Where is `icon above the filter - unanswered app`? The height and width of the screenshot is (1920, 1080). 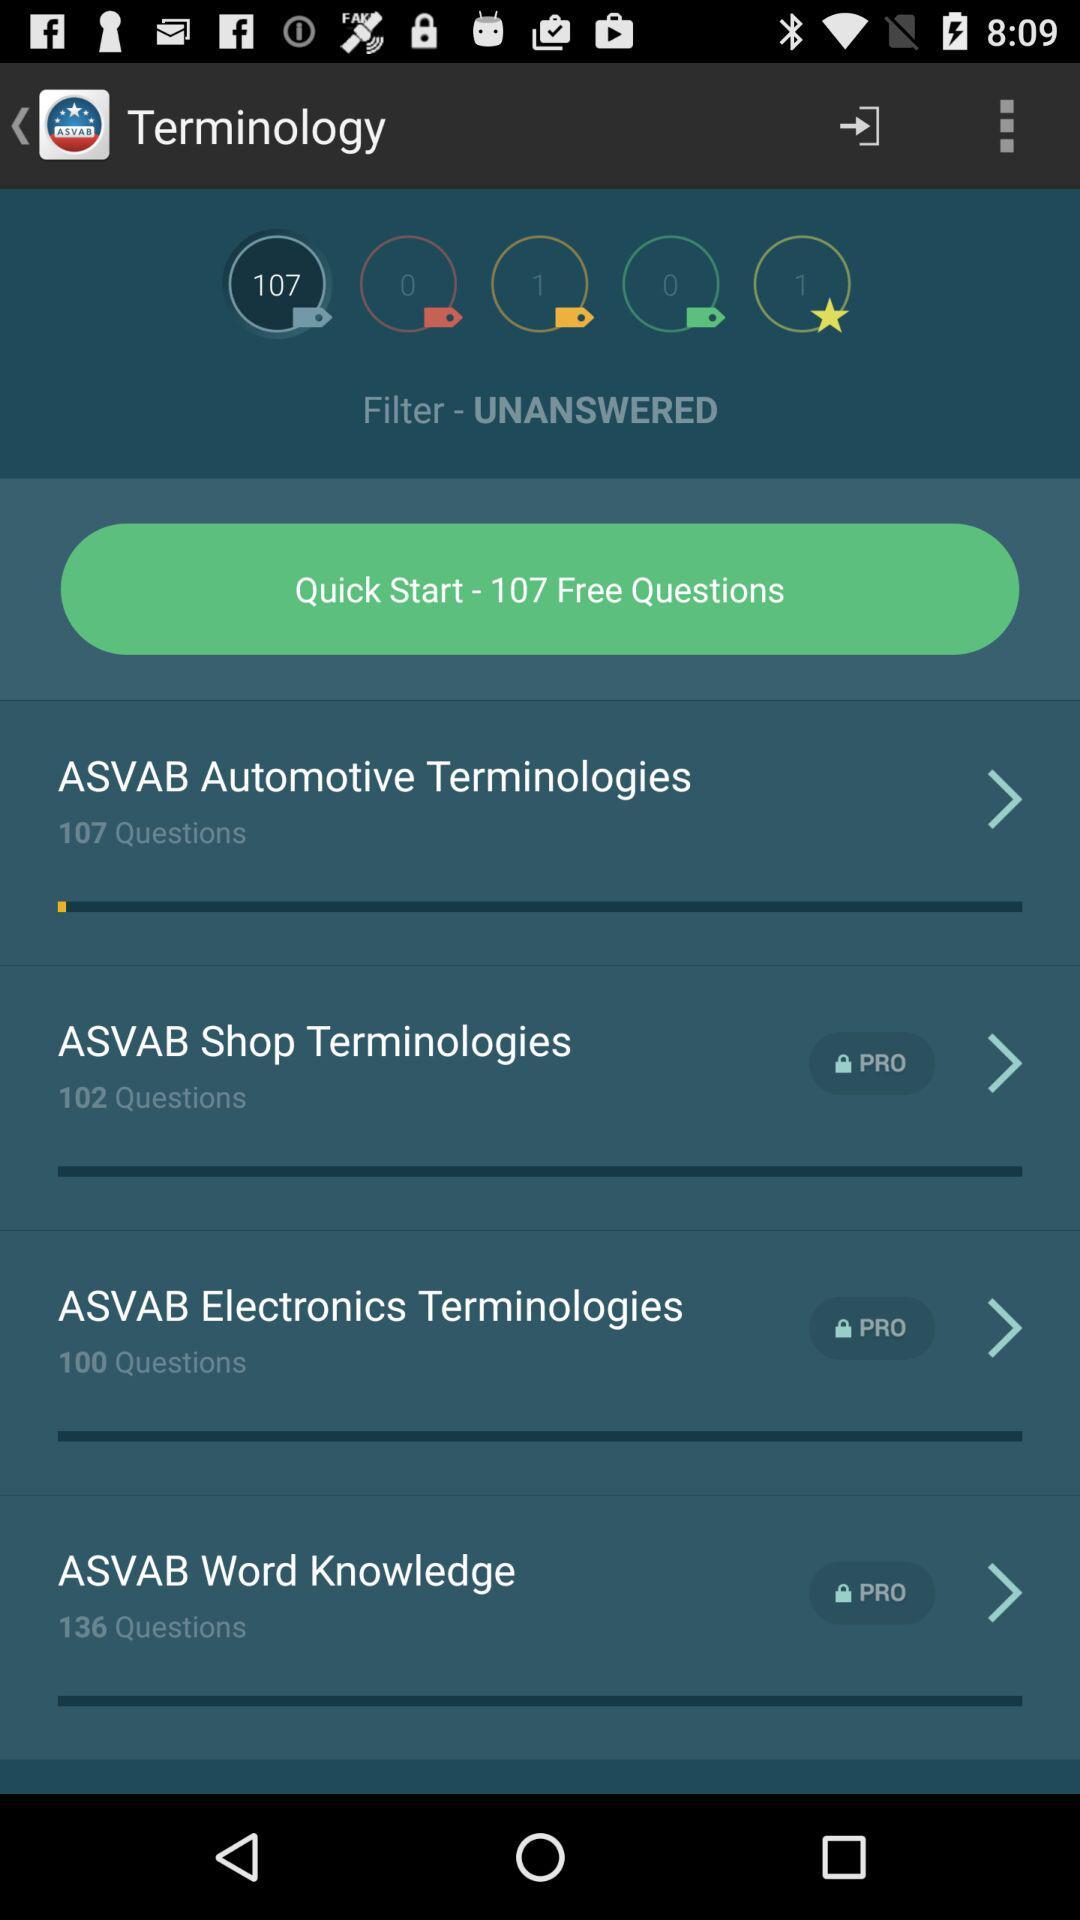
icon above the filter - unanswered app is located at coordinates (1006, 124).